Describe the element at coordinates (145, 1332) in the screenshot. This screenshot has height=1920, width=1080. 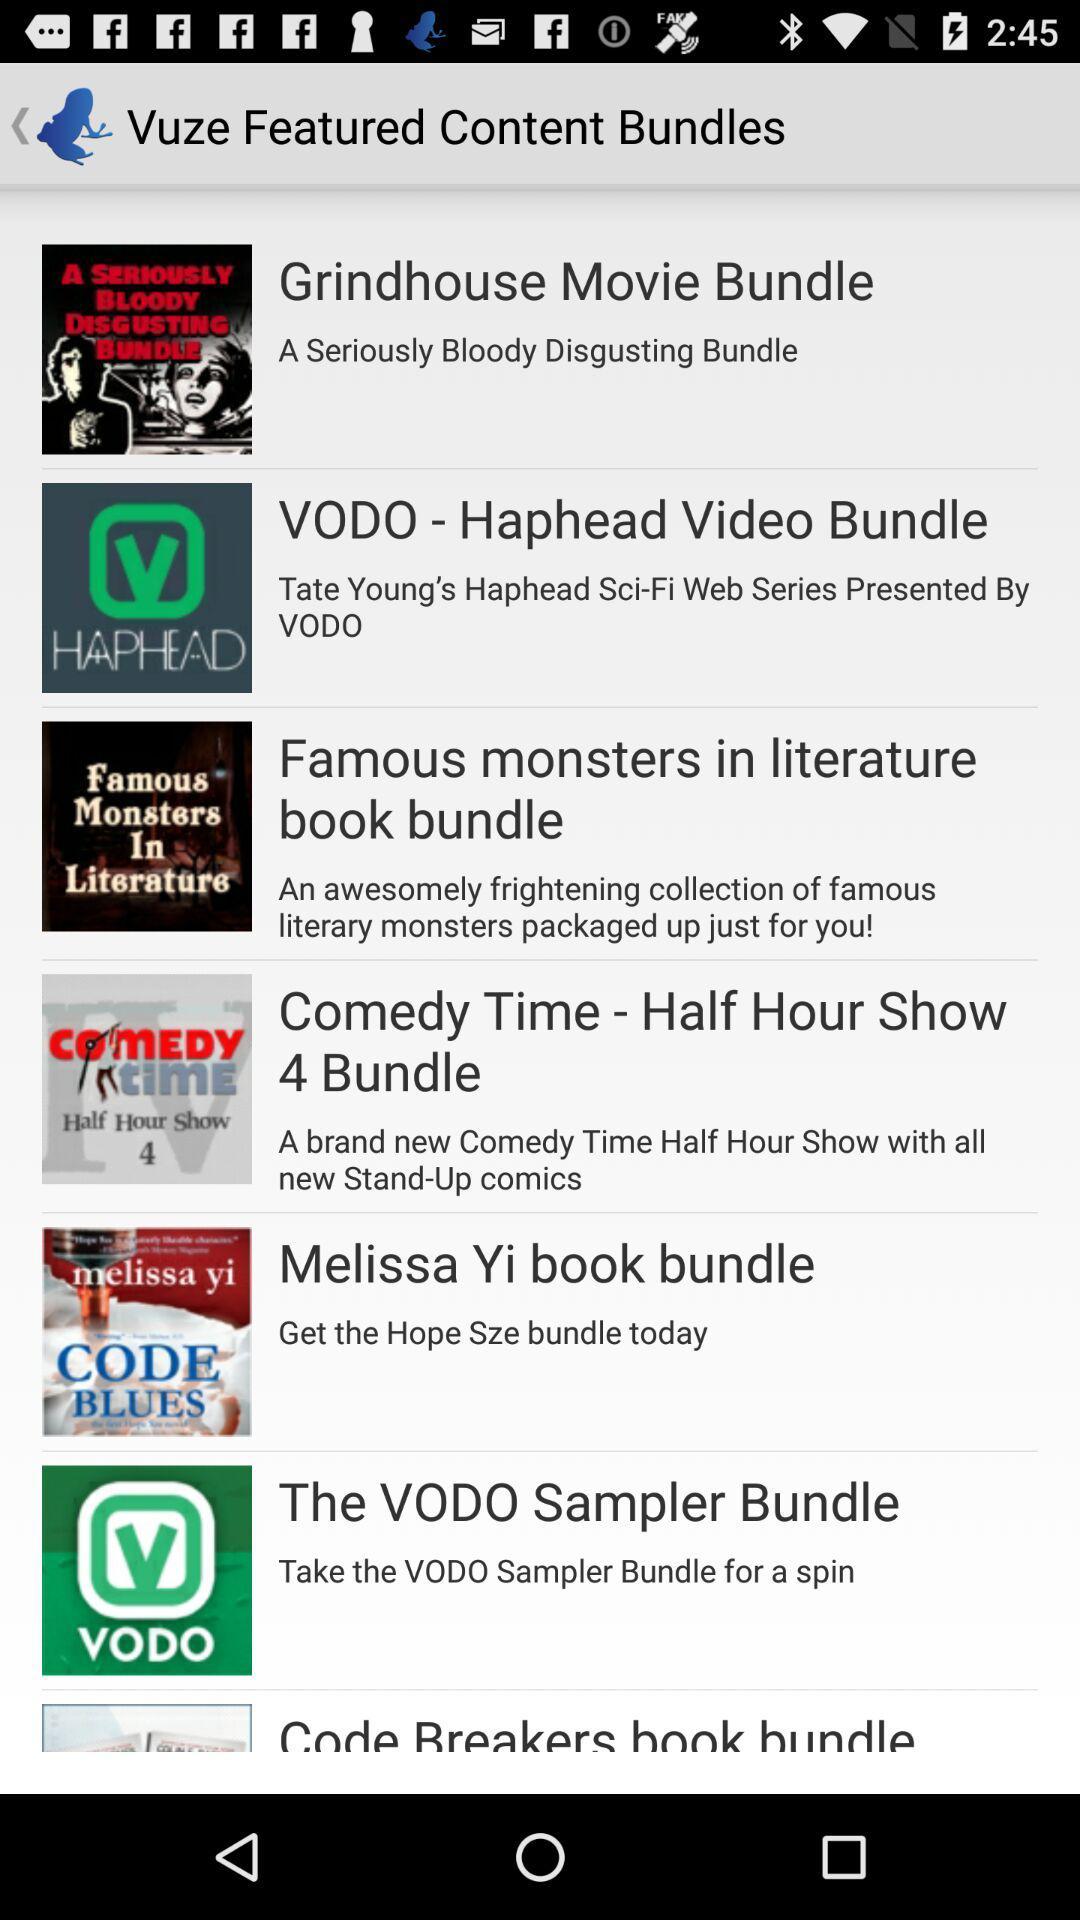
I see `the fifth image from top` at that location.